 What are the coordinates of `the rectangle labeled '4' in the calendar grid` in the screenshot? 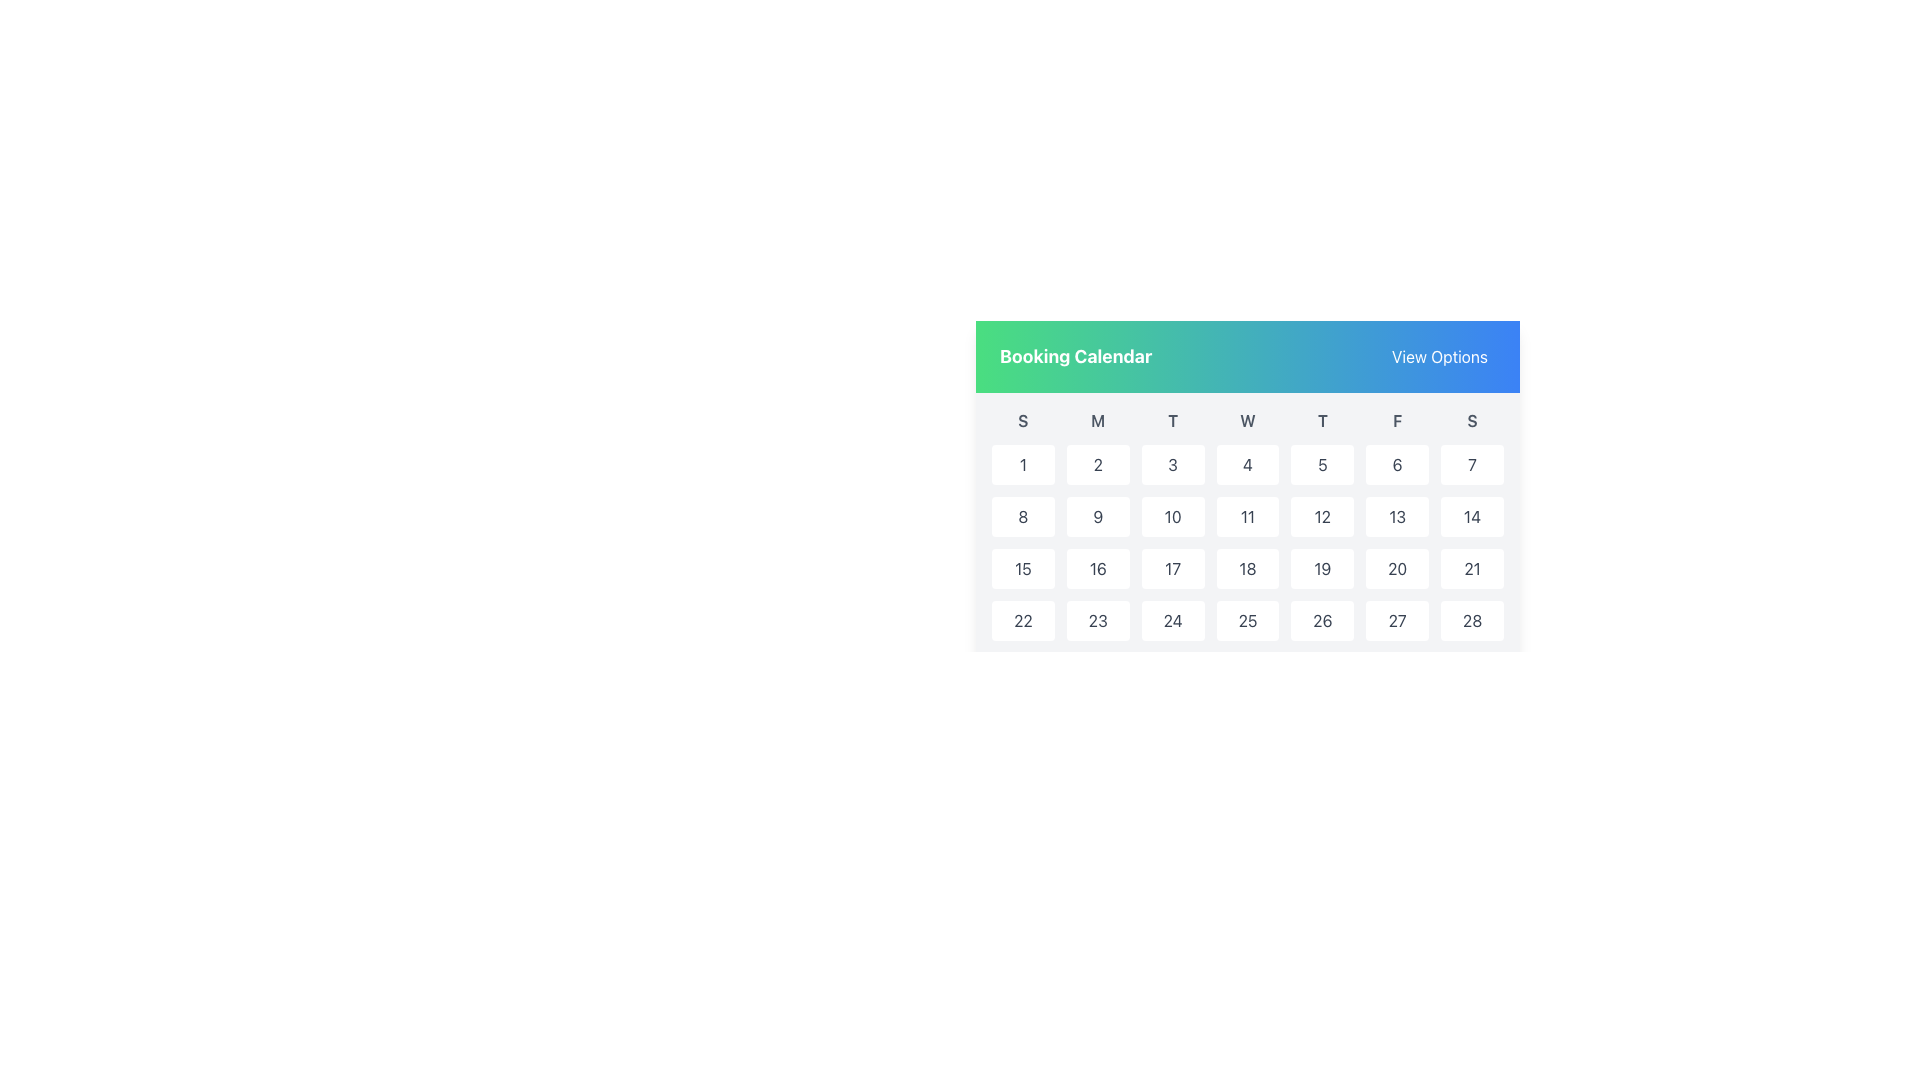 It's located at (1247, 465).